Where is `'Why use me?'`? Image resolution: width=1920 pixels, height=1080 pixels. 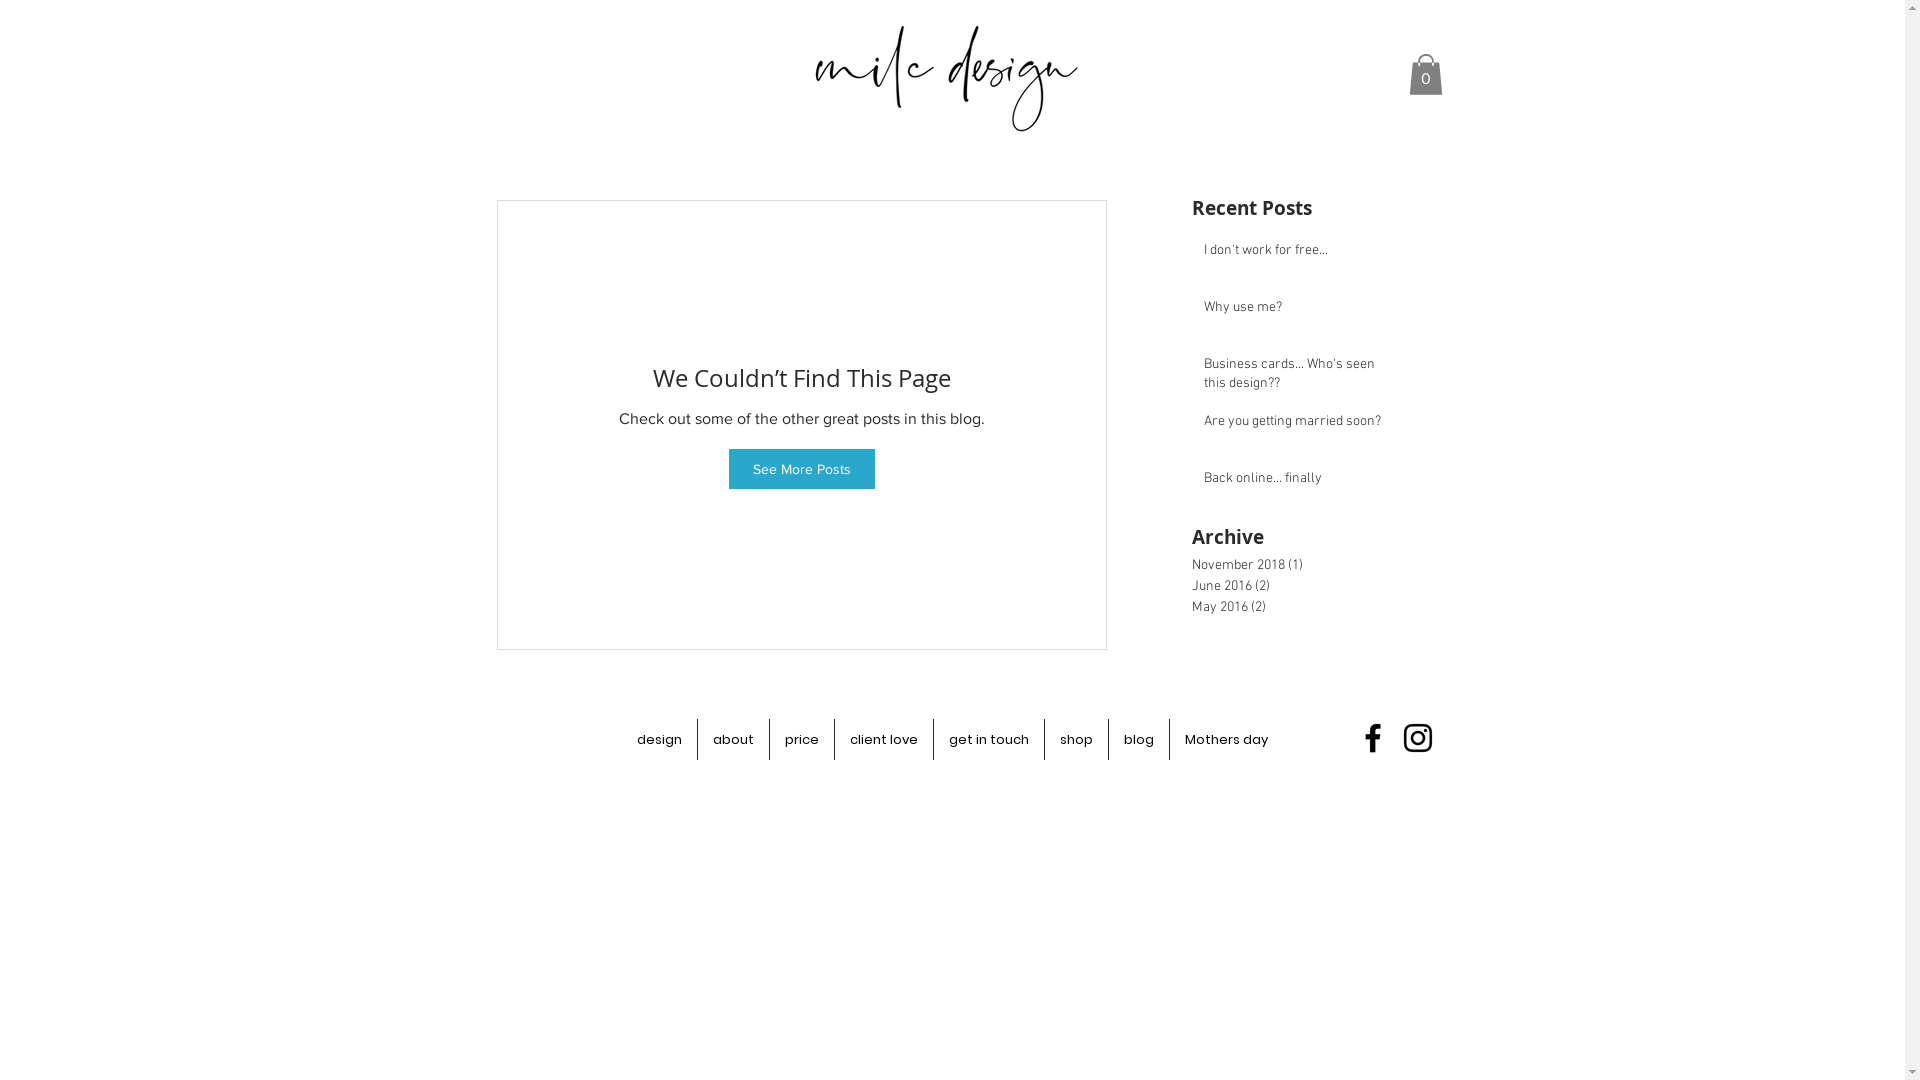
'Why use me?' is located at coordinates (1203, 312).